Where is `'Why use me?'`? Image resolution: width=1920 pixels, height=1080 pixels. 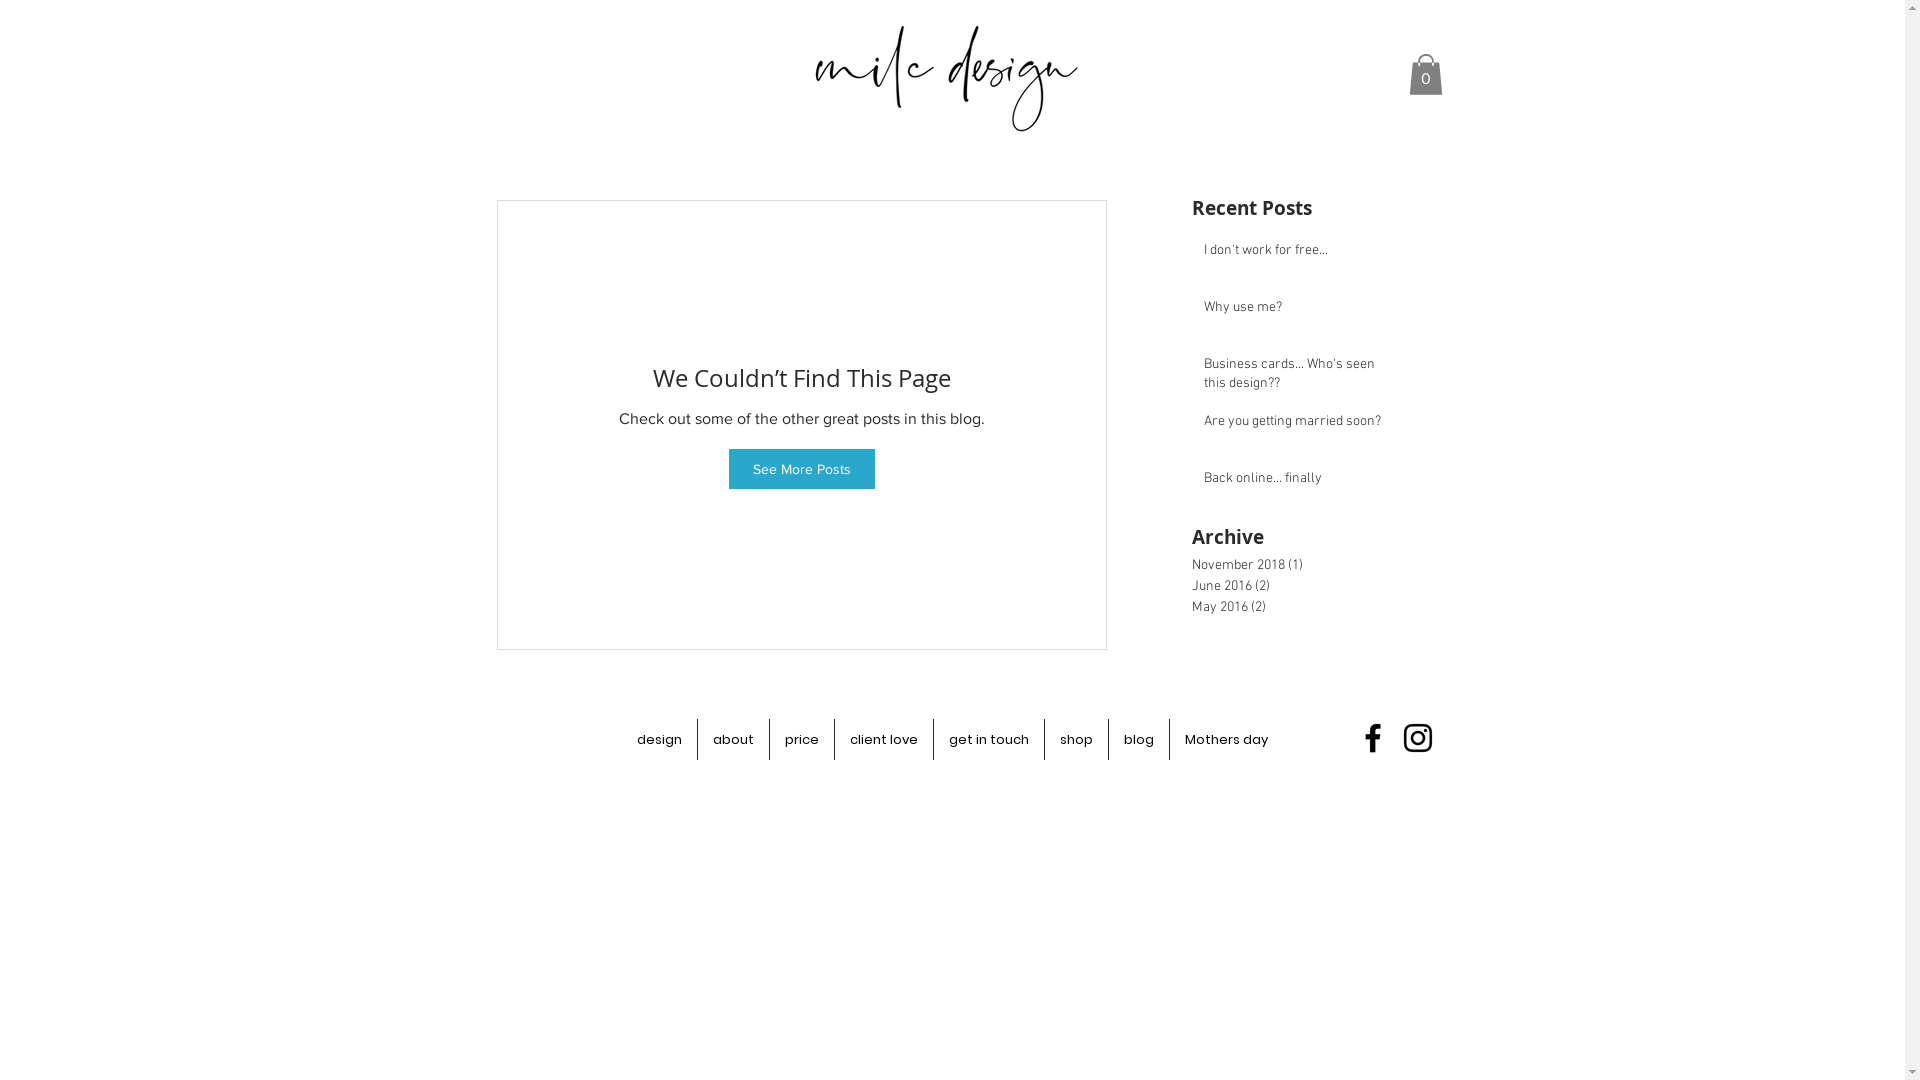
'Why use me?' is located at coordinates (1203, 312).